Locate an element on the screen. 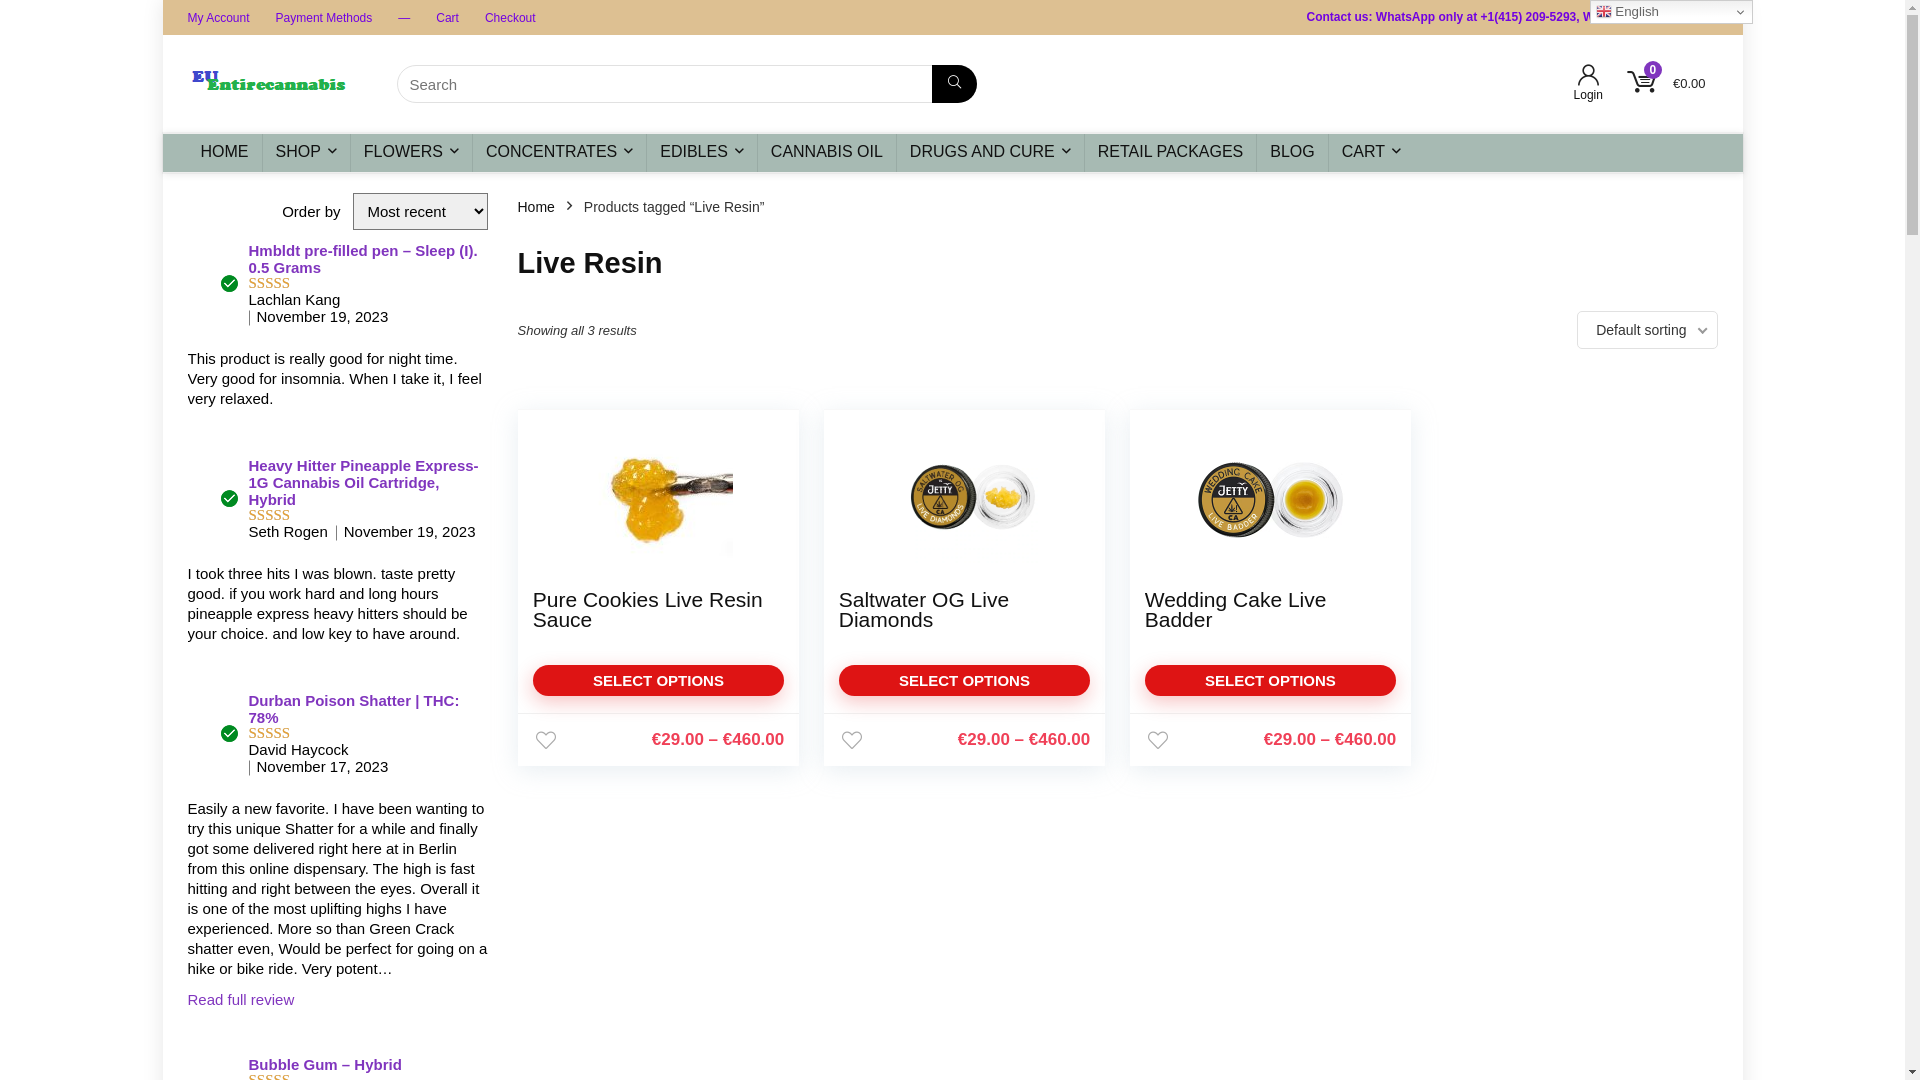 The width and height of the screenshot is (1920, 1080). 'Checkout' is located at coordinates (510, 16).